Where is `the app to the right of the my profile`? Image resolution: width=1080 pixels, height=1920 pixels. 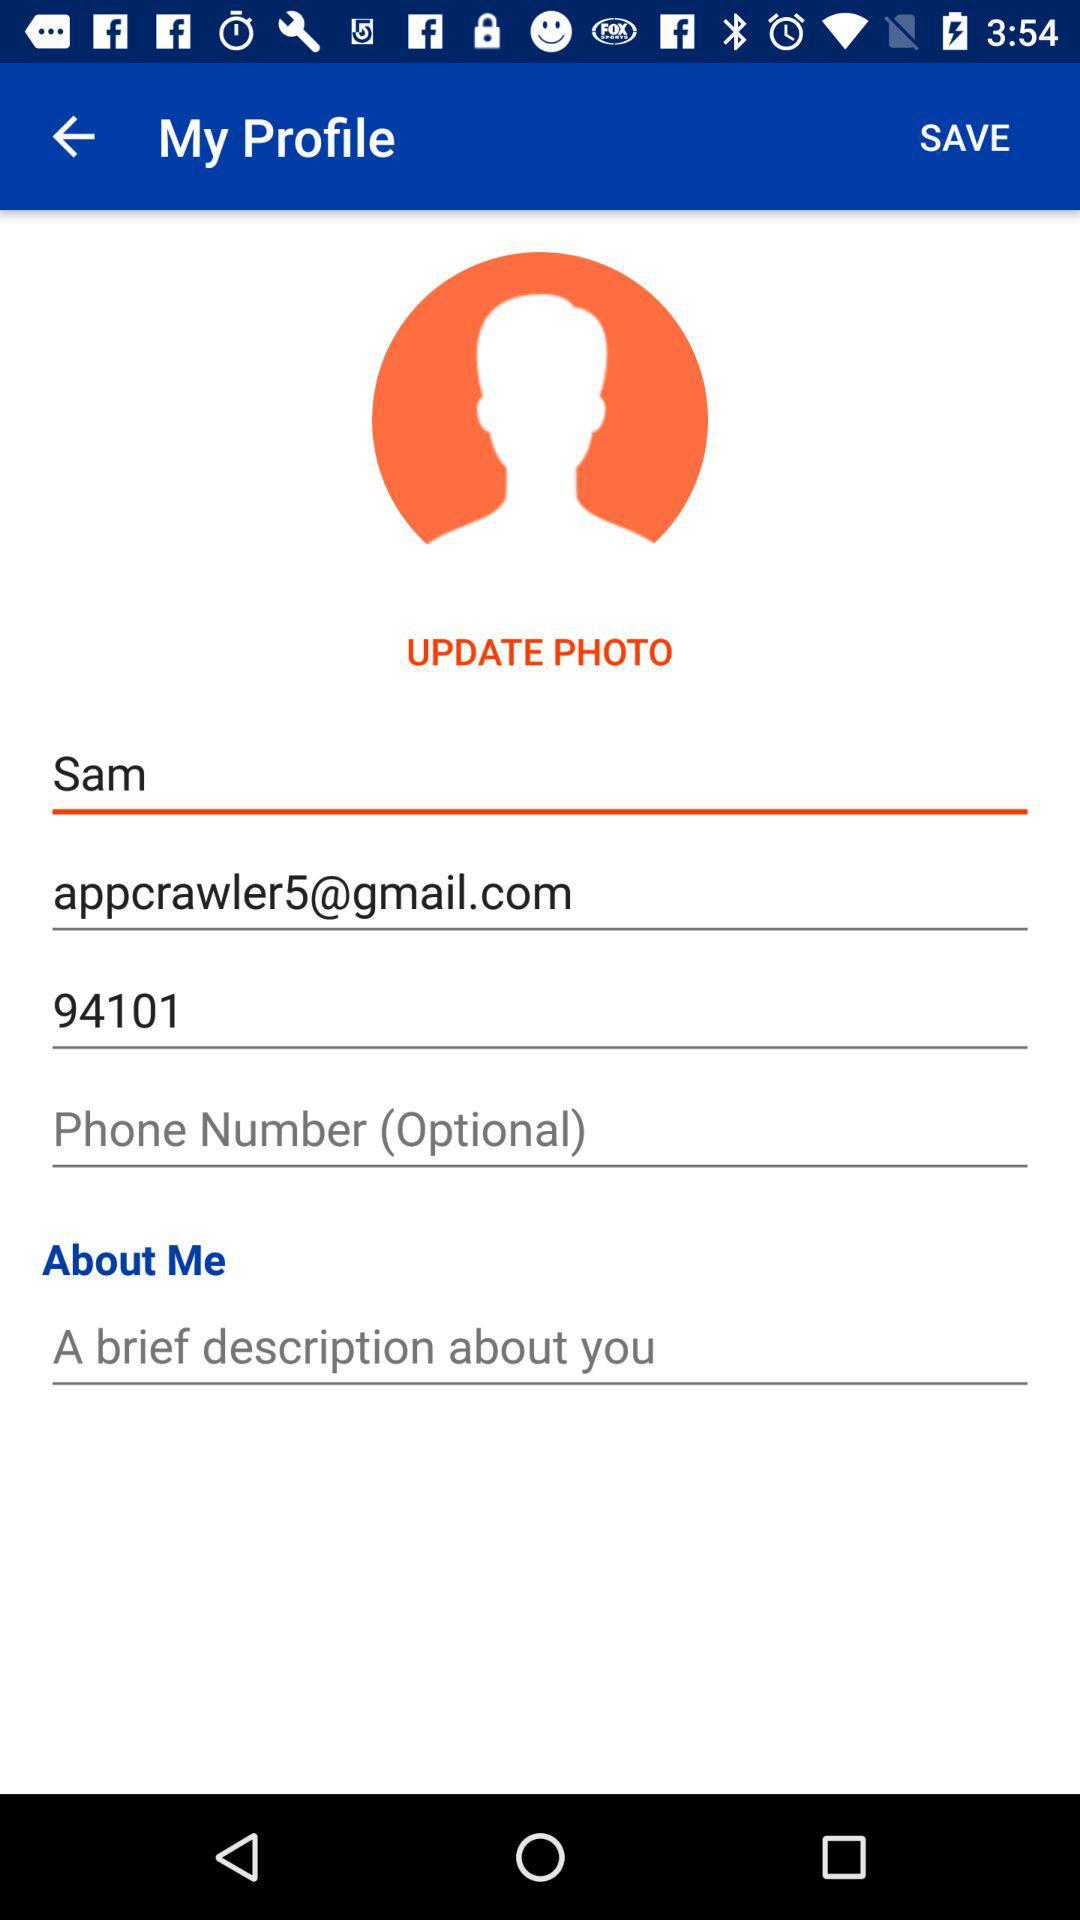
the app to the right of the my profile is located at coordinates (963, 135).